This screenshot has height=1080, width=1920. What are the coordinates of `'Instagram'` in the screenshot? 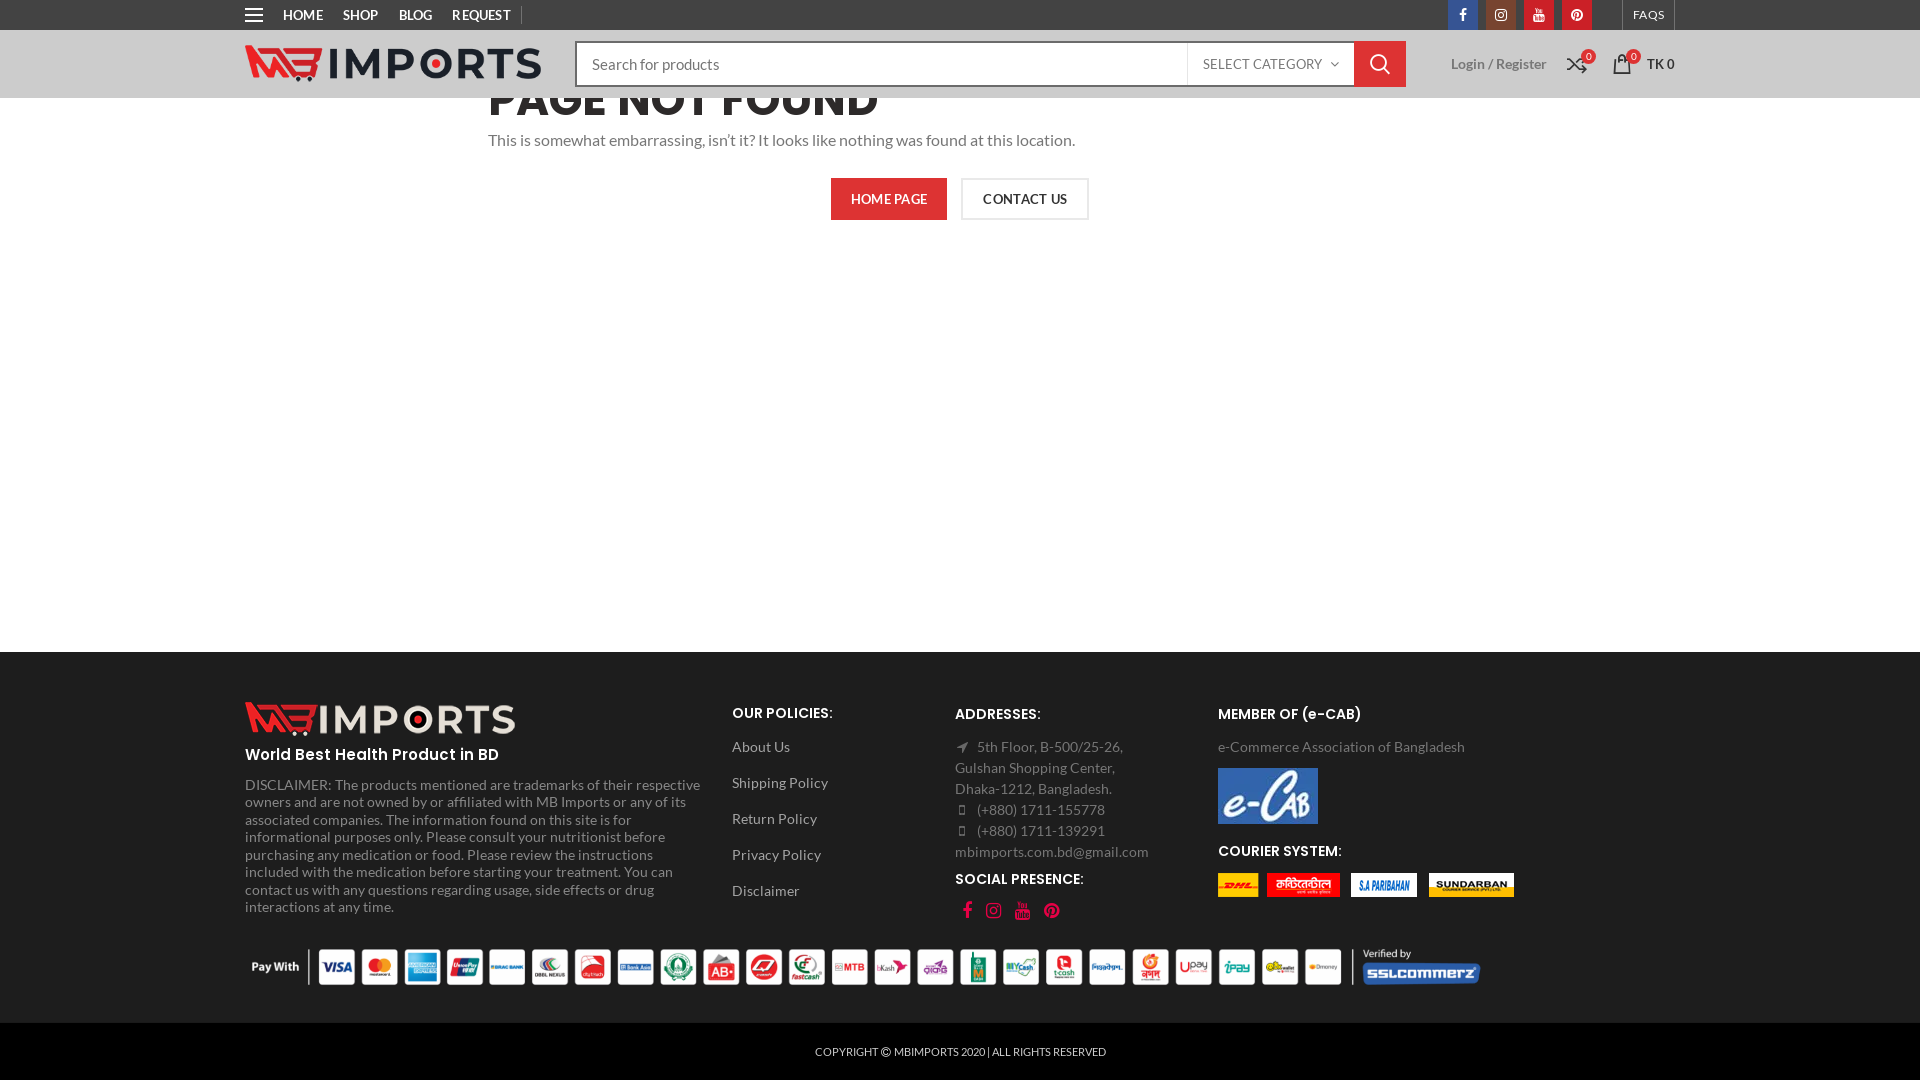 It's located at (979, 910).